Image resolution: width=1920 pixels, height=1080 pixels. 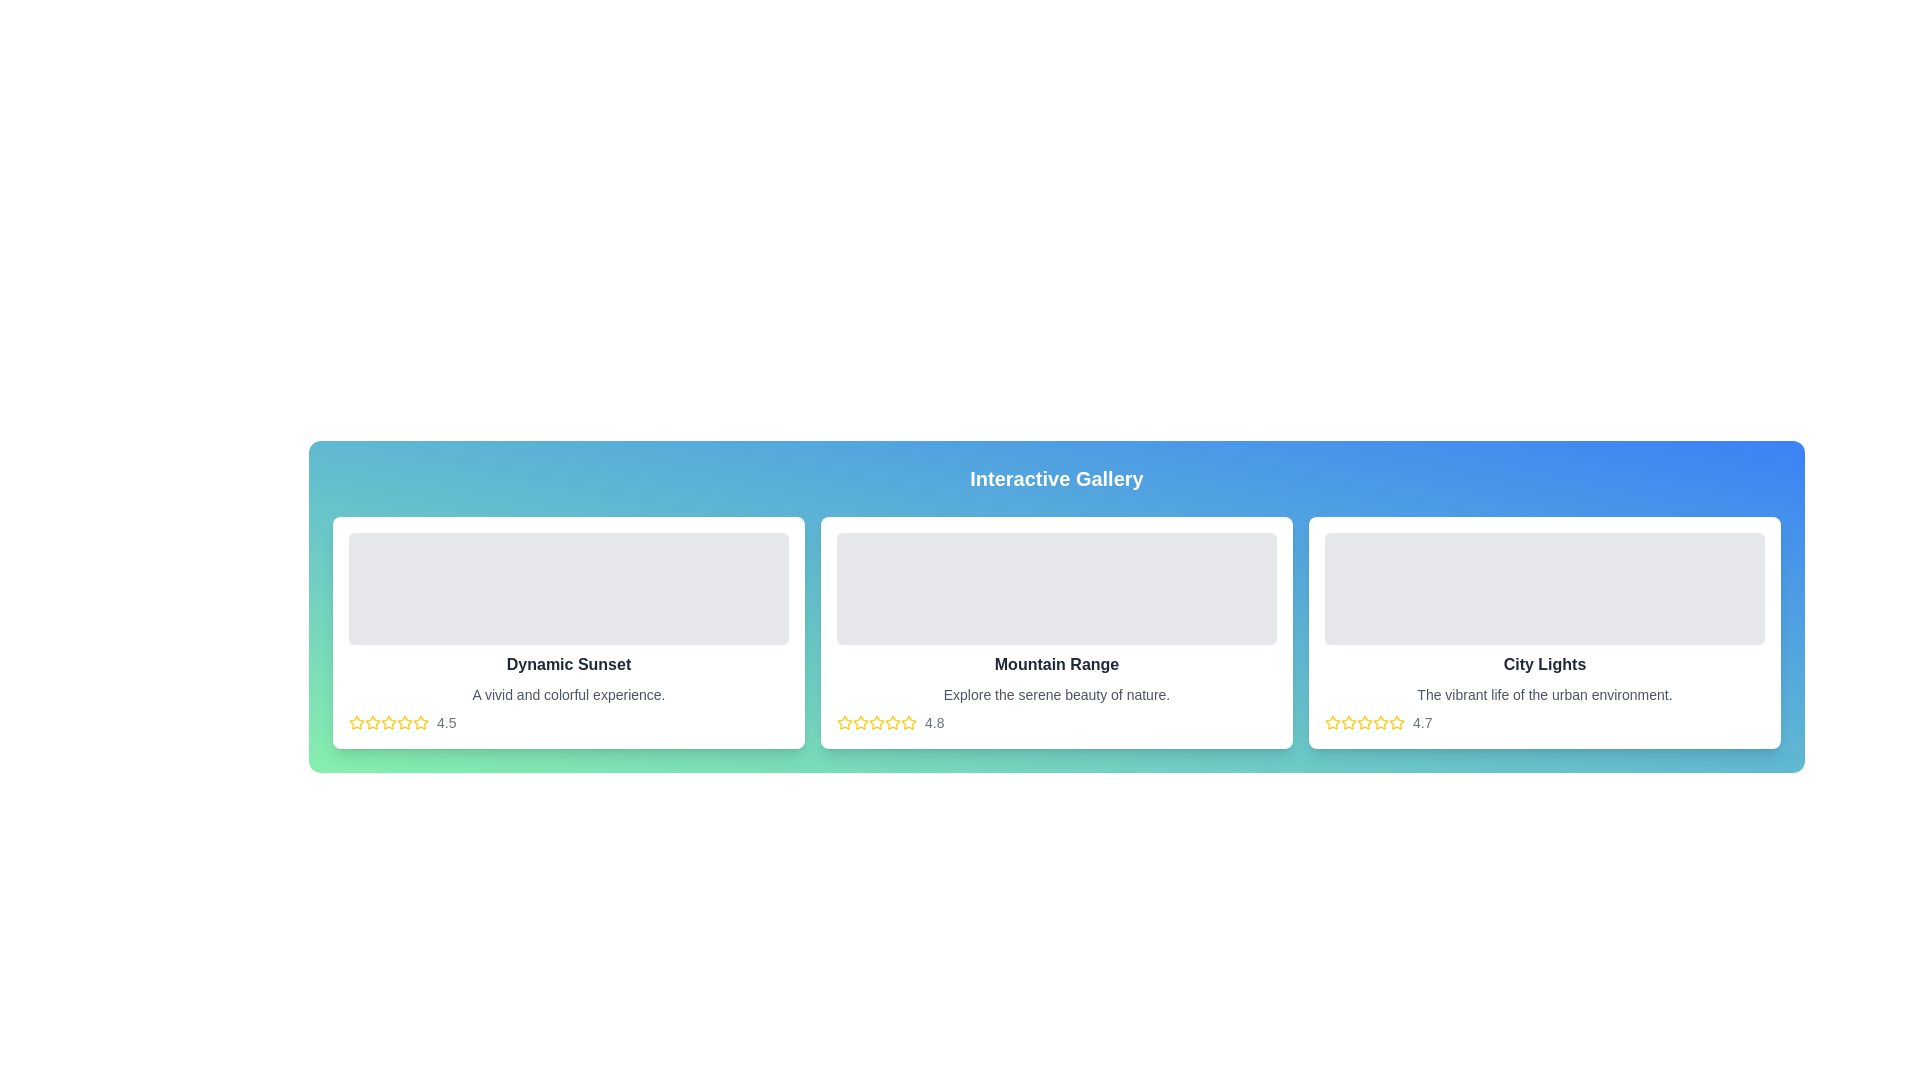 What do you see at coordinates (1333, 722) in the screenshot?
I see `the first yellow star icon in the rating sequence below the 'City Lights' card to provide visual feedback` at bounding box center [1333, 722].